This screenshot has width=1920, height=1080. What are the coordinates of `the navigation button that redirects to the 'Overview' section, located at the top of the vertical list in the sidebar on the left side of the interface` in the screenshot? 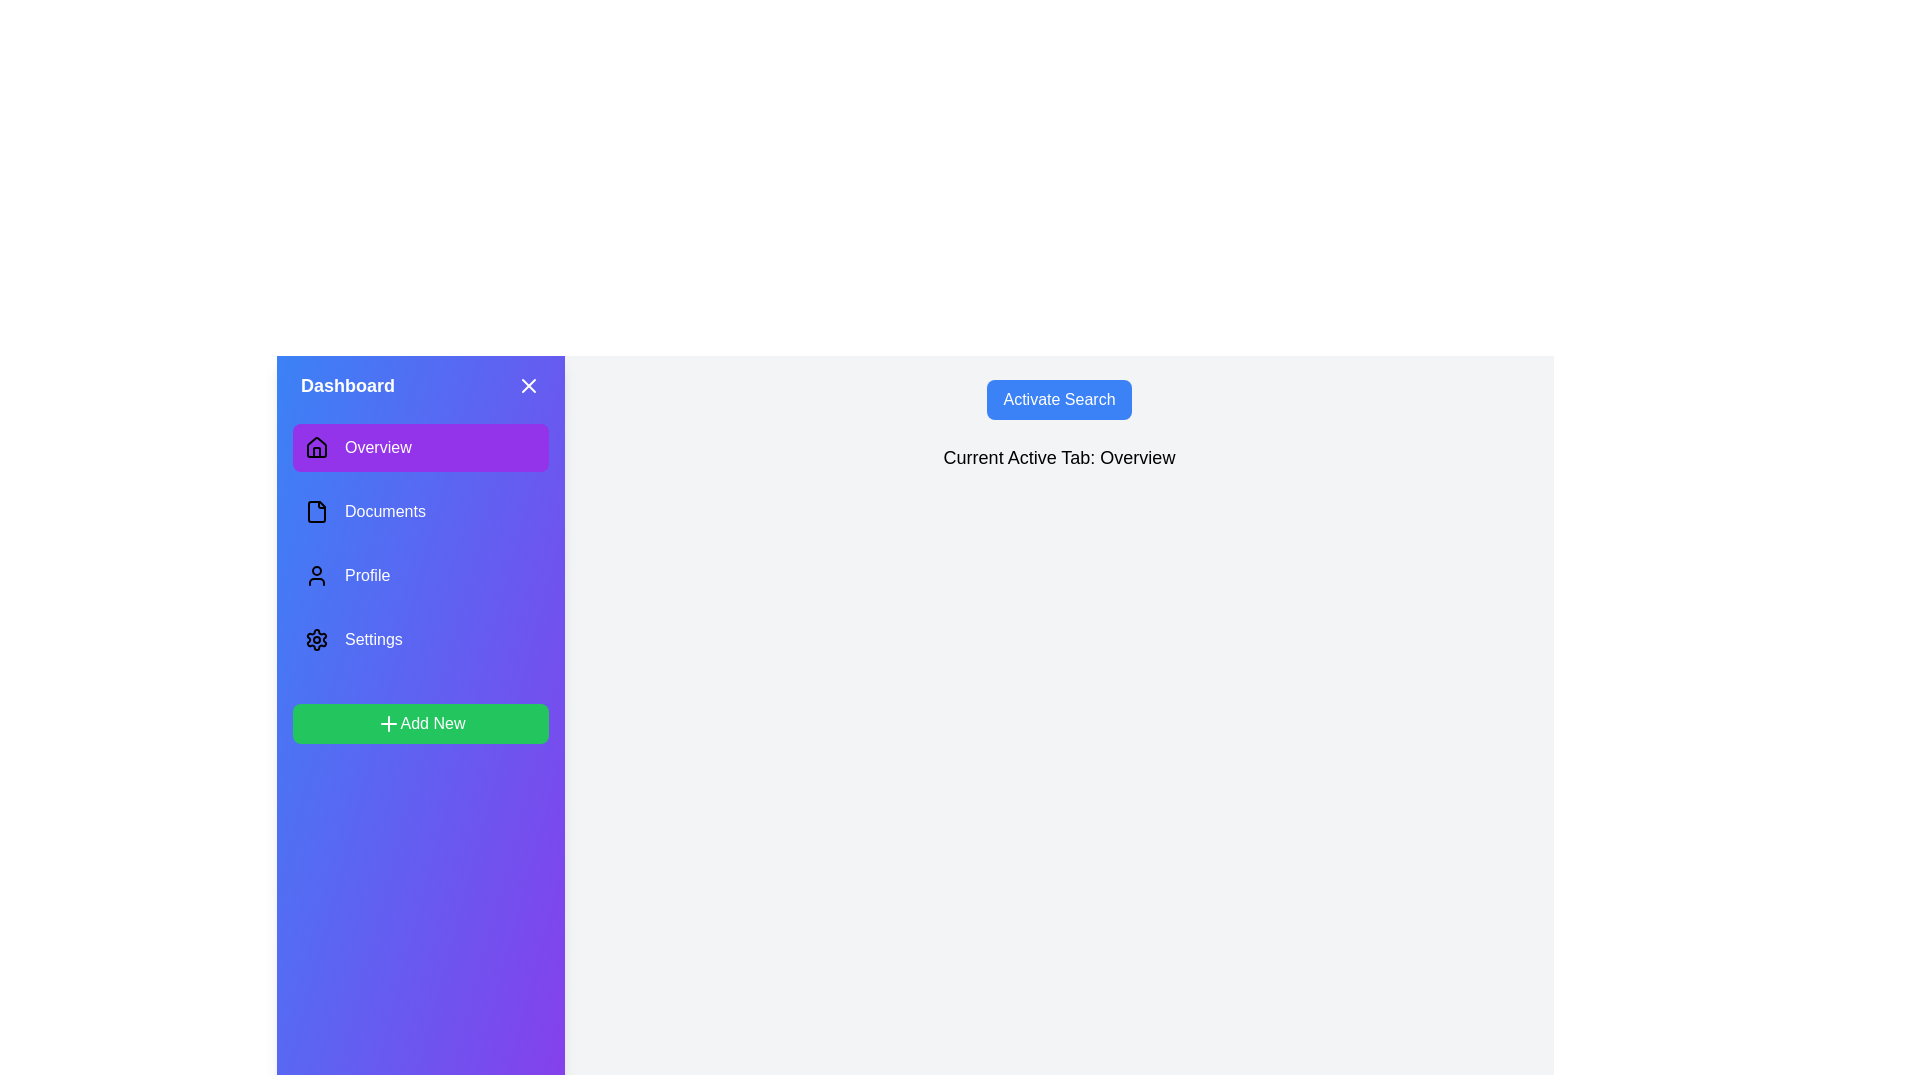 It's located at (420, 446).